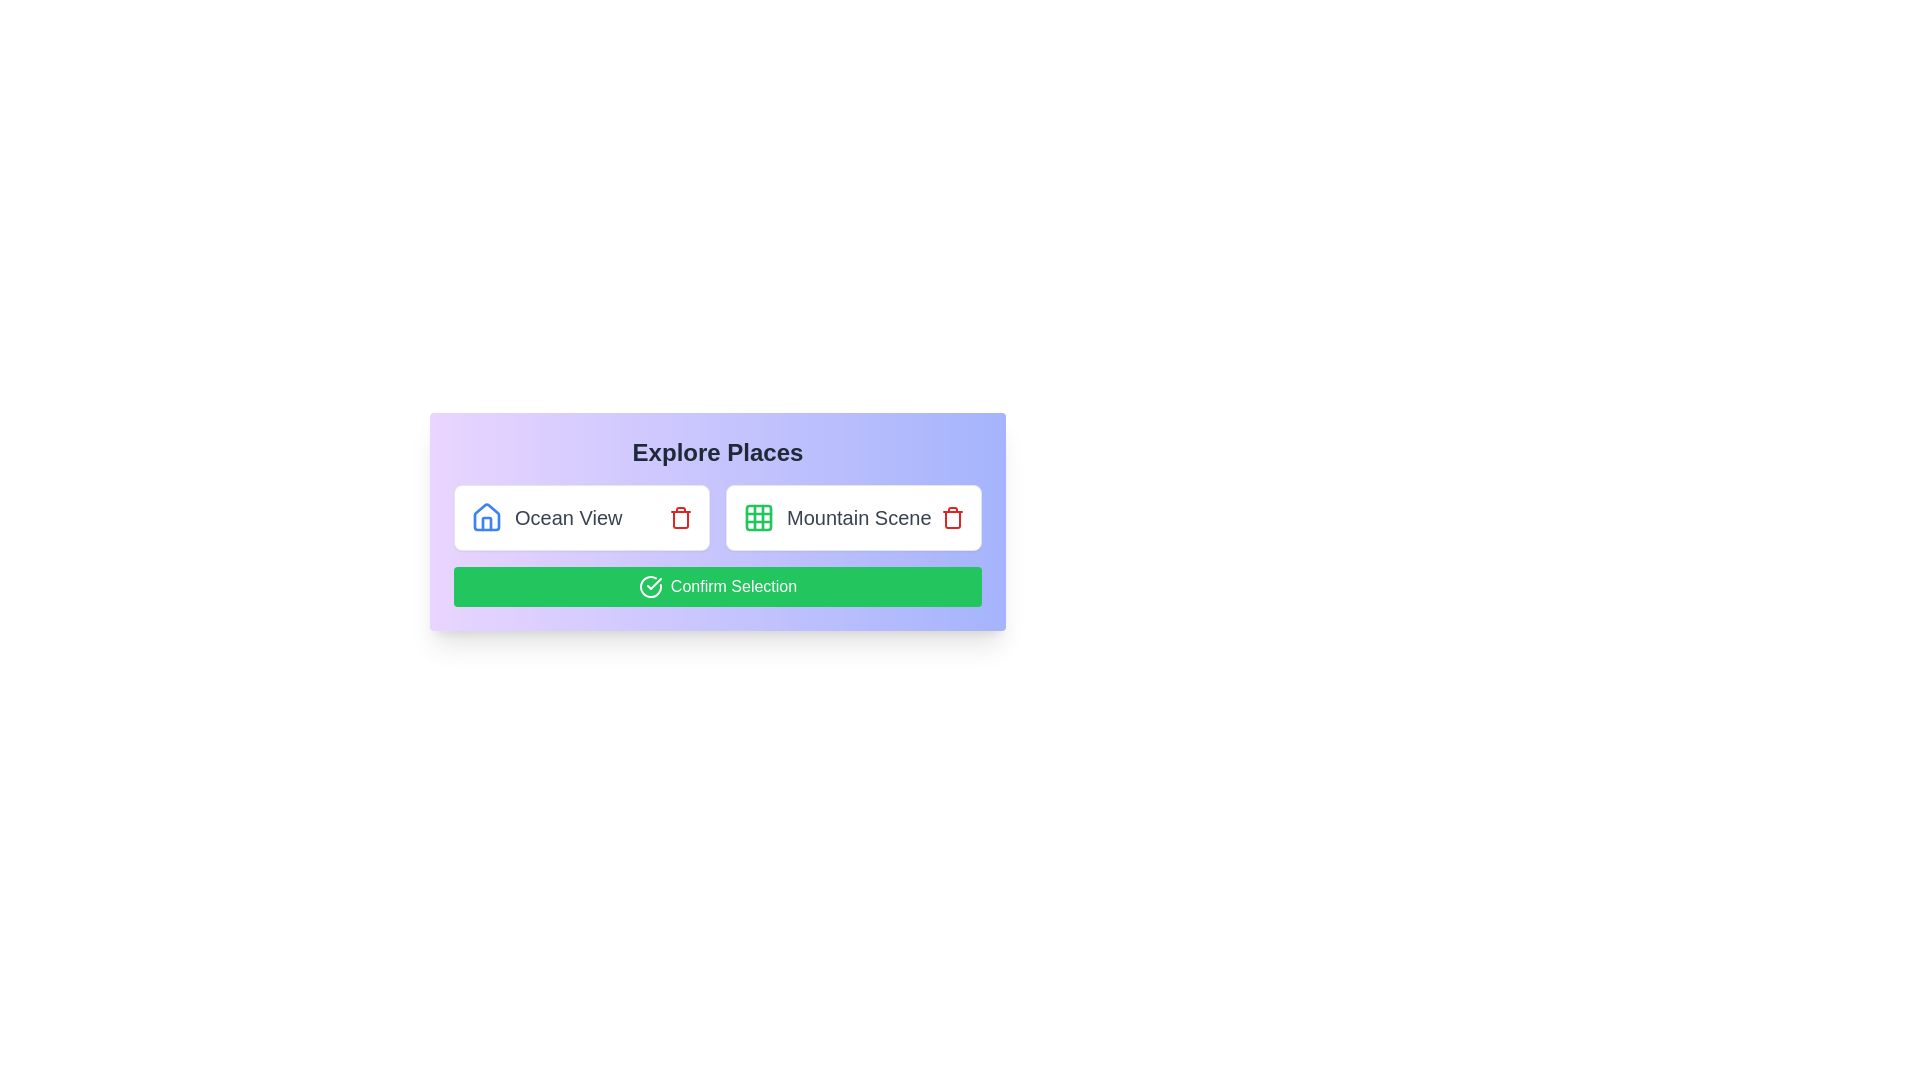 This screenshot has height=1080, width=1920. What do you see at coordinates (650, 585) in the screenshot?
I see `the visual confirmation icon located to the left of the 'Confirm Selection' button at the bottom center of the interface` at bounding box center [650, 585].